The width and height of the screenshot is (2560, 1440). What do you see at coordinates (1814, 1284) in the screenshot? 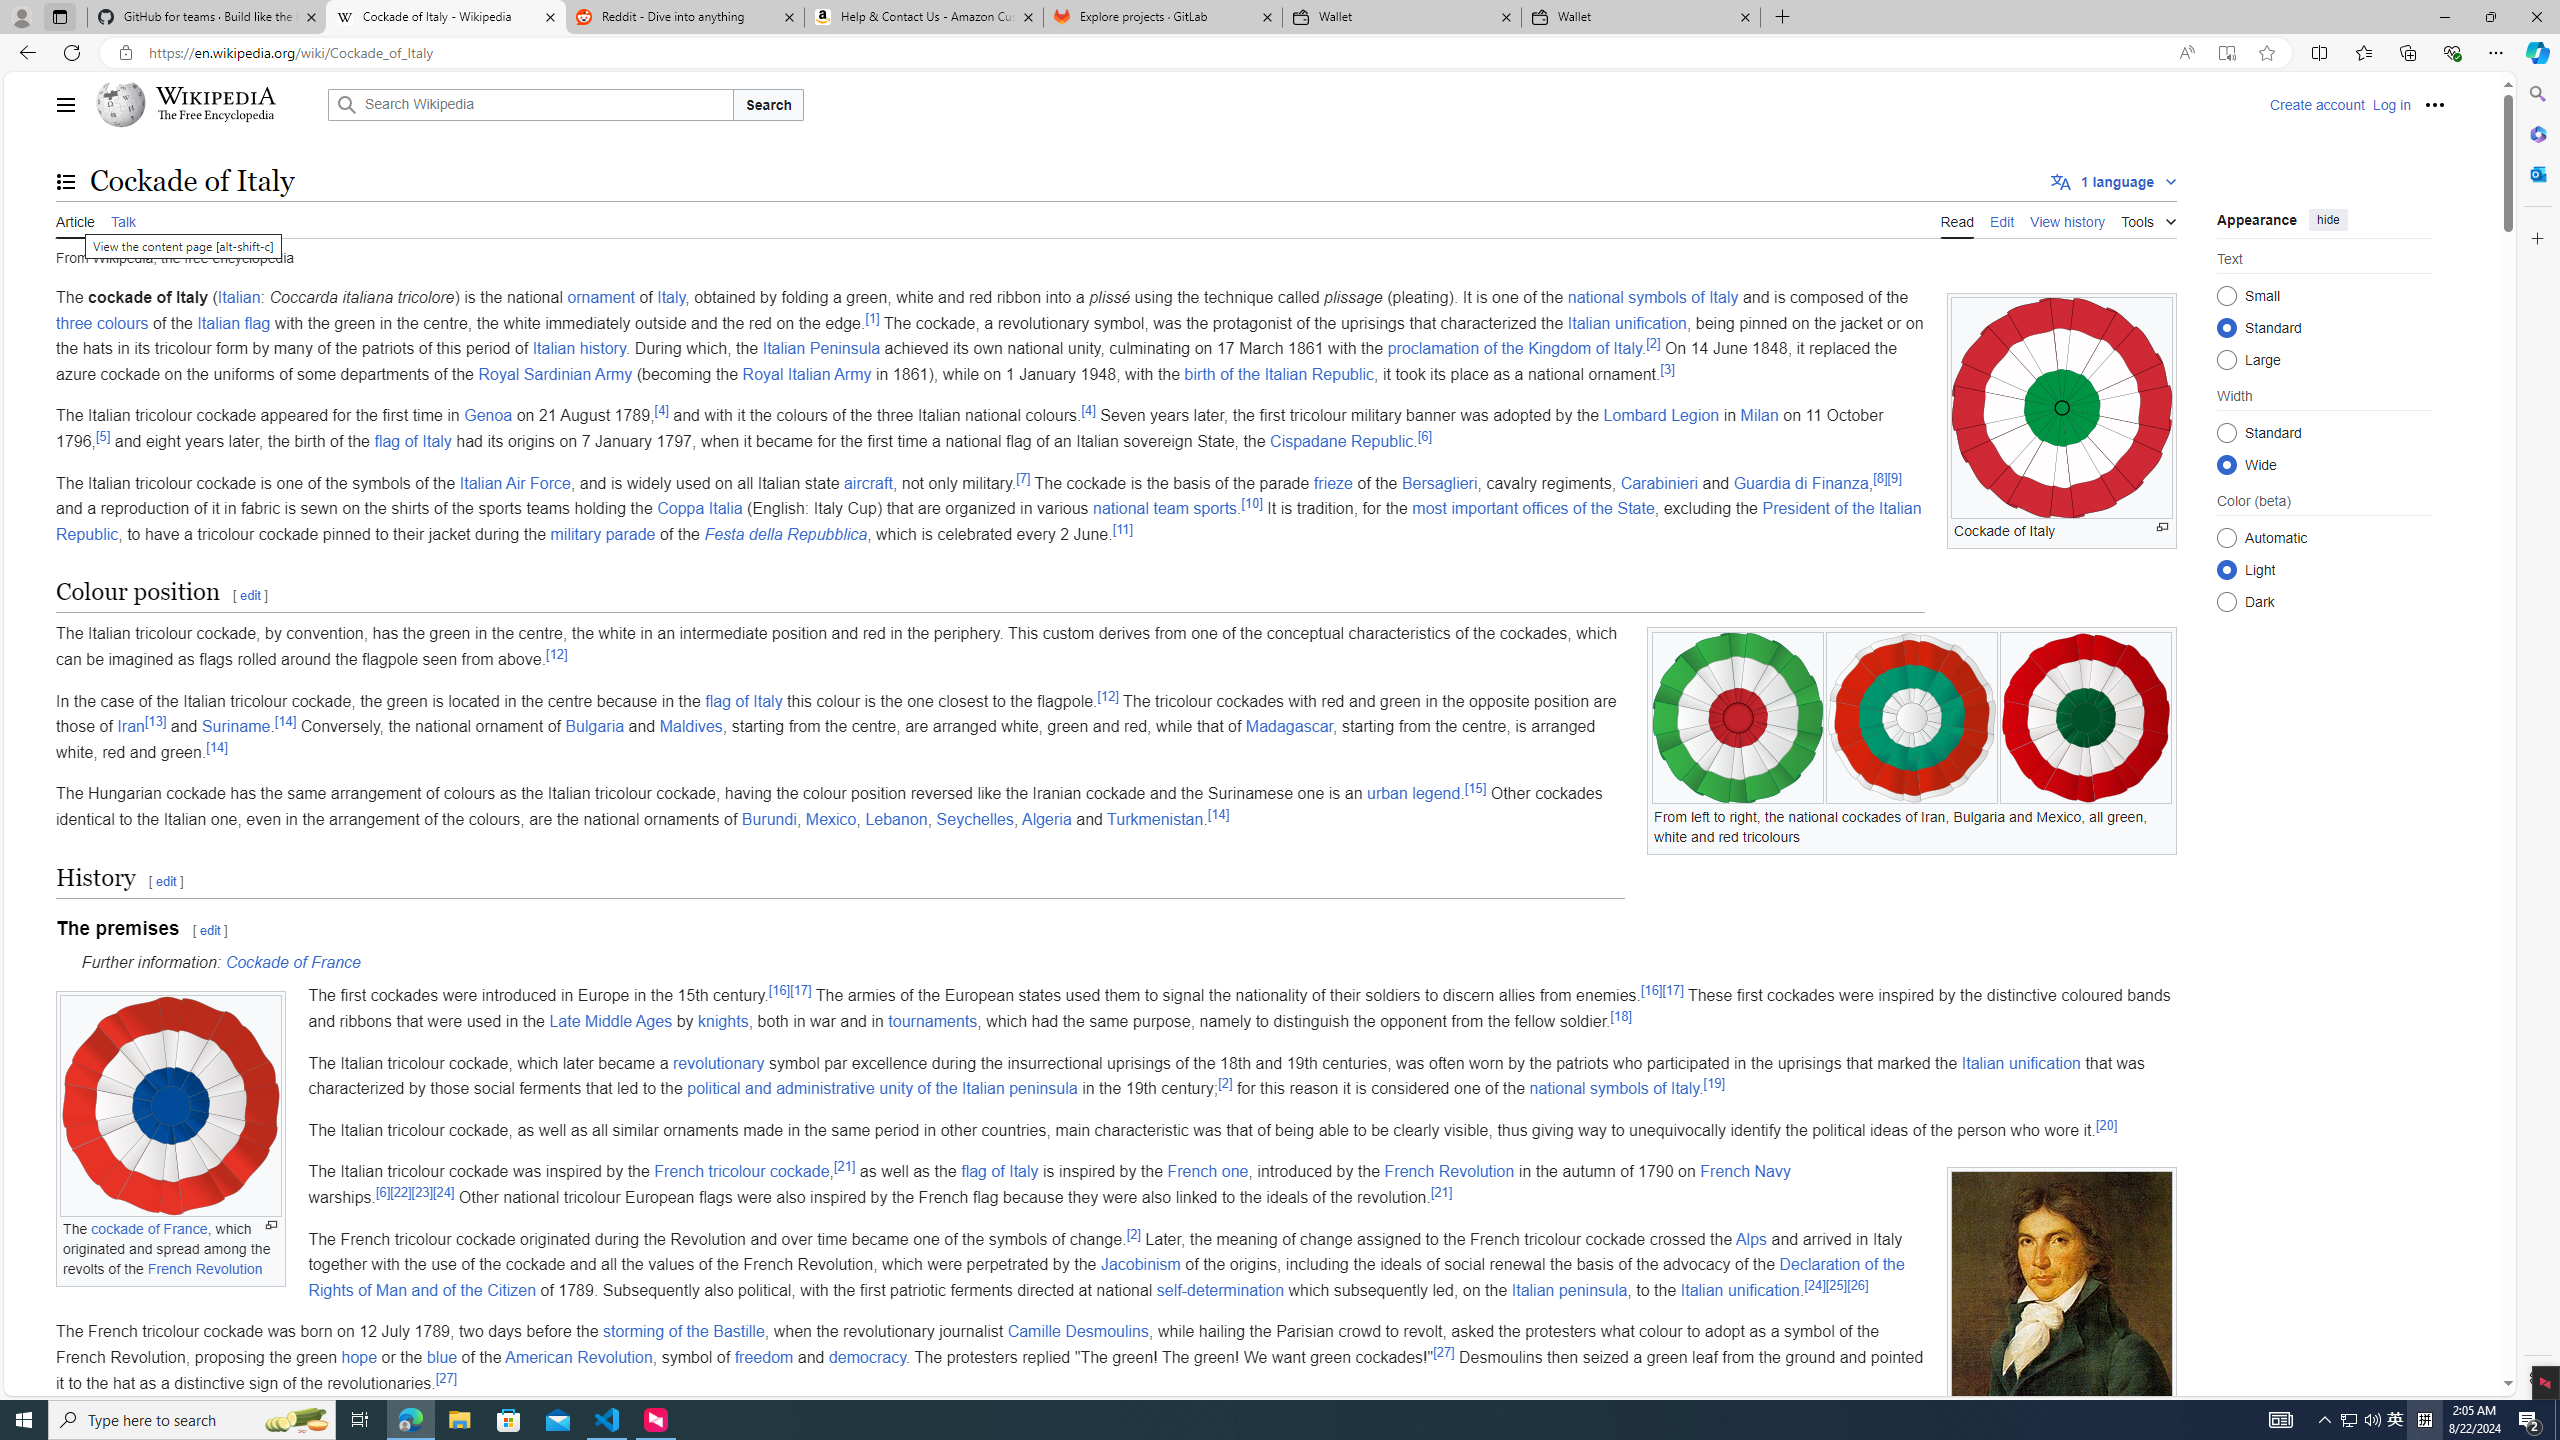
I see `'[24]'` at bounding box center [1814, 1284].